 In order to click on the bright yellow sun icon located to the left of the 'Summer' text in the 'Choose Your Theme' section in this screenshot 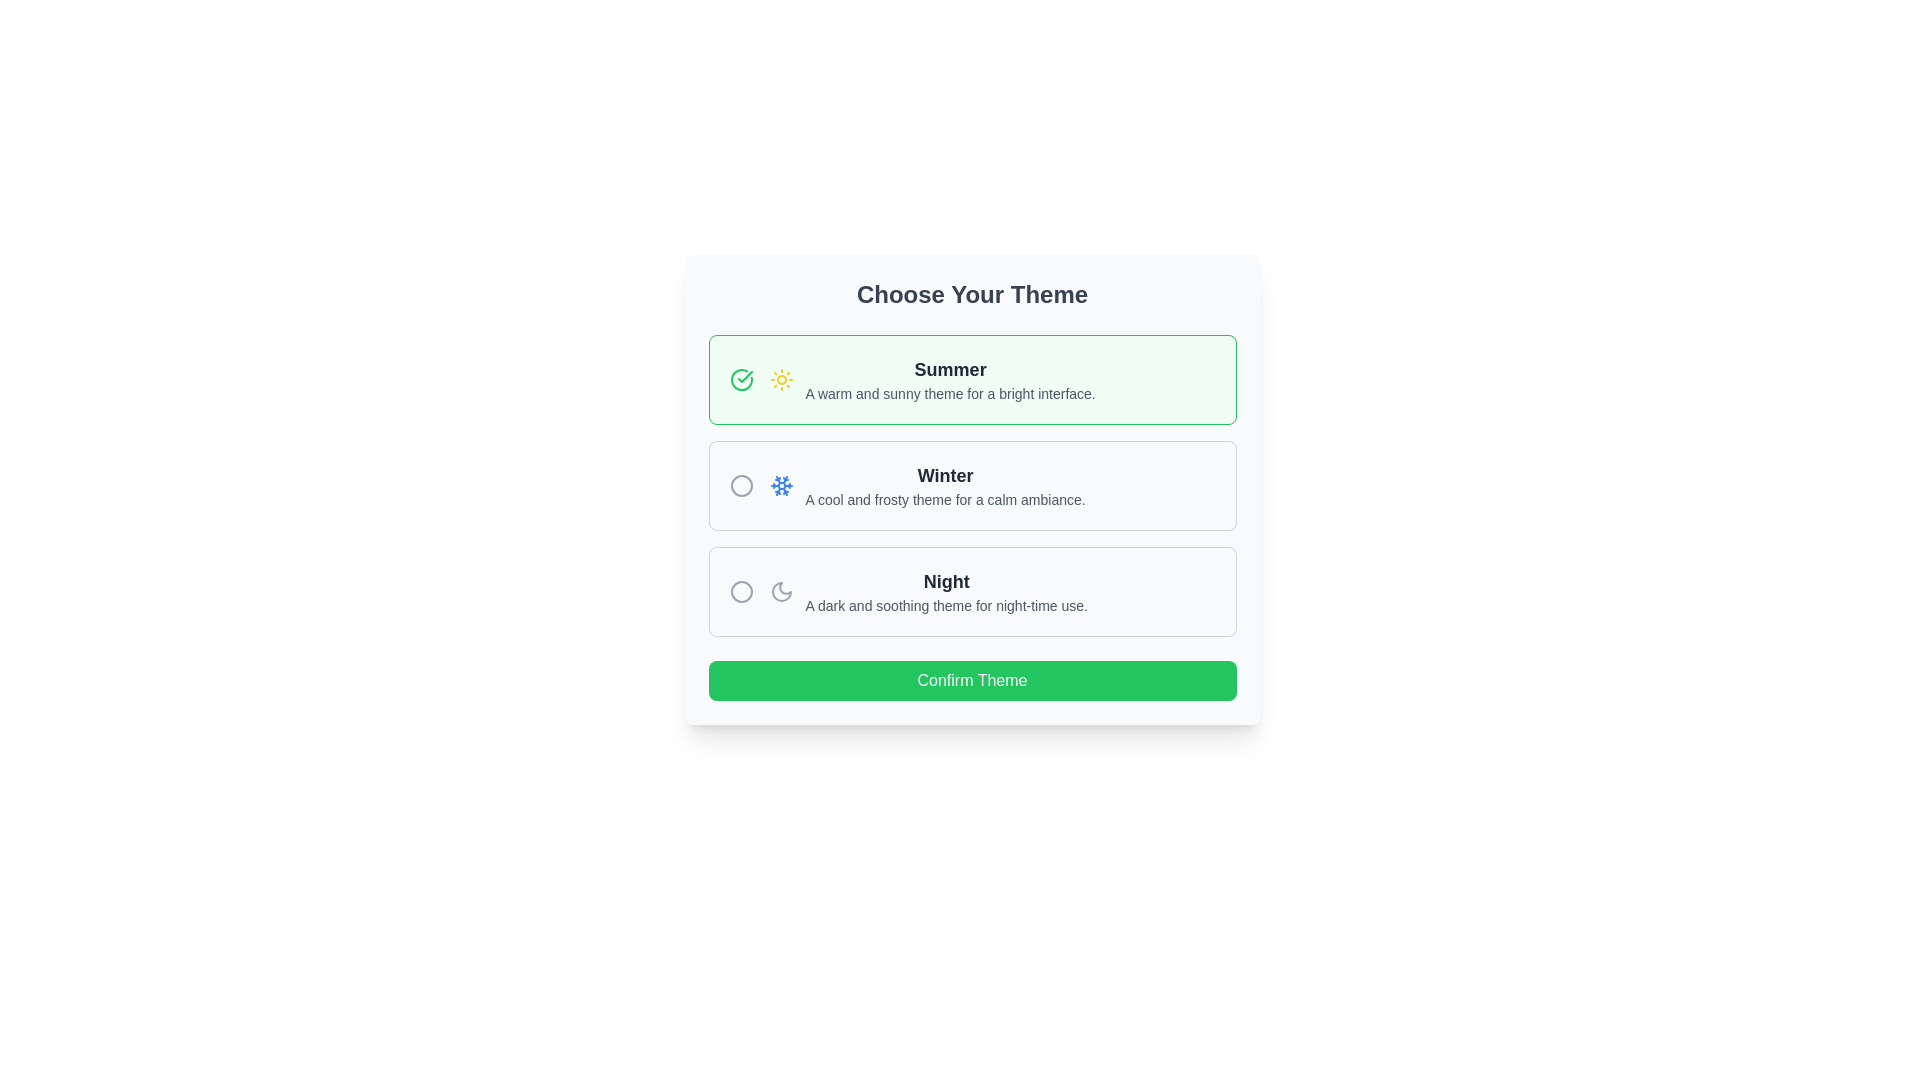, I will do `click(780, 380)`.